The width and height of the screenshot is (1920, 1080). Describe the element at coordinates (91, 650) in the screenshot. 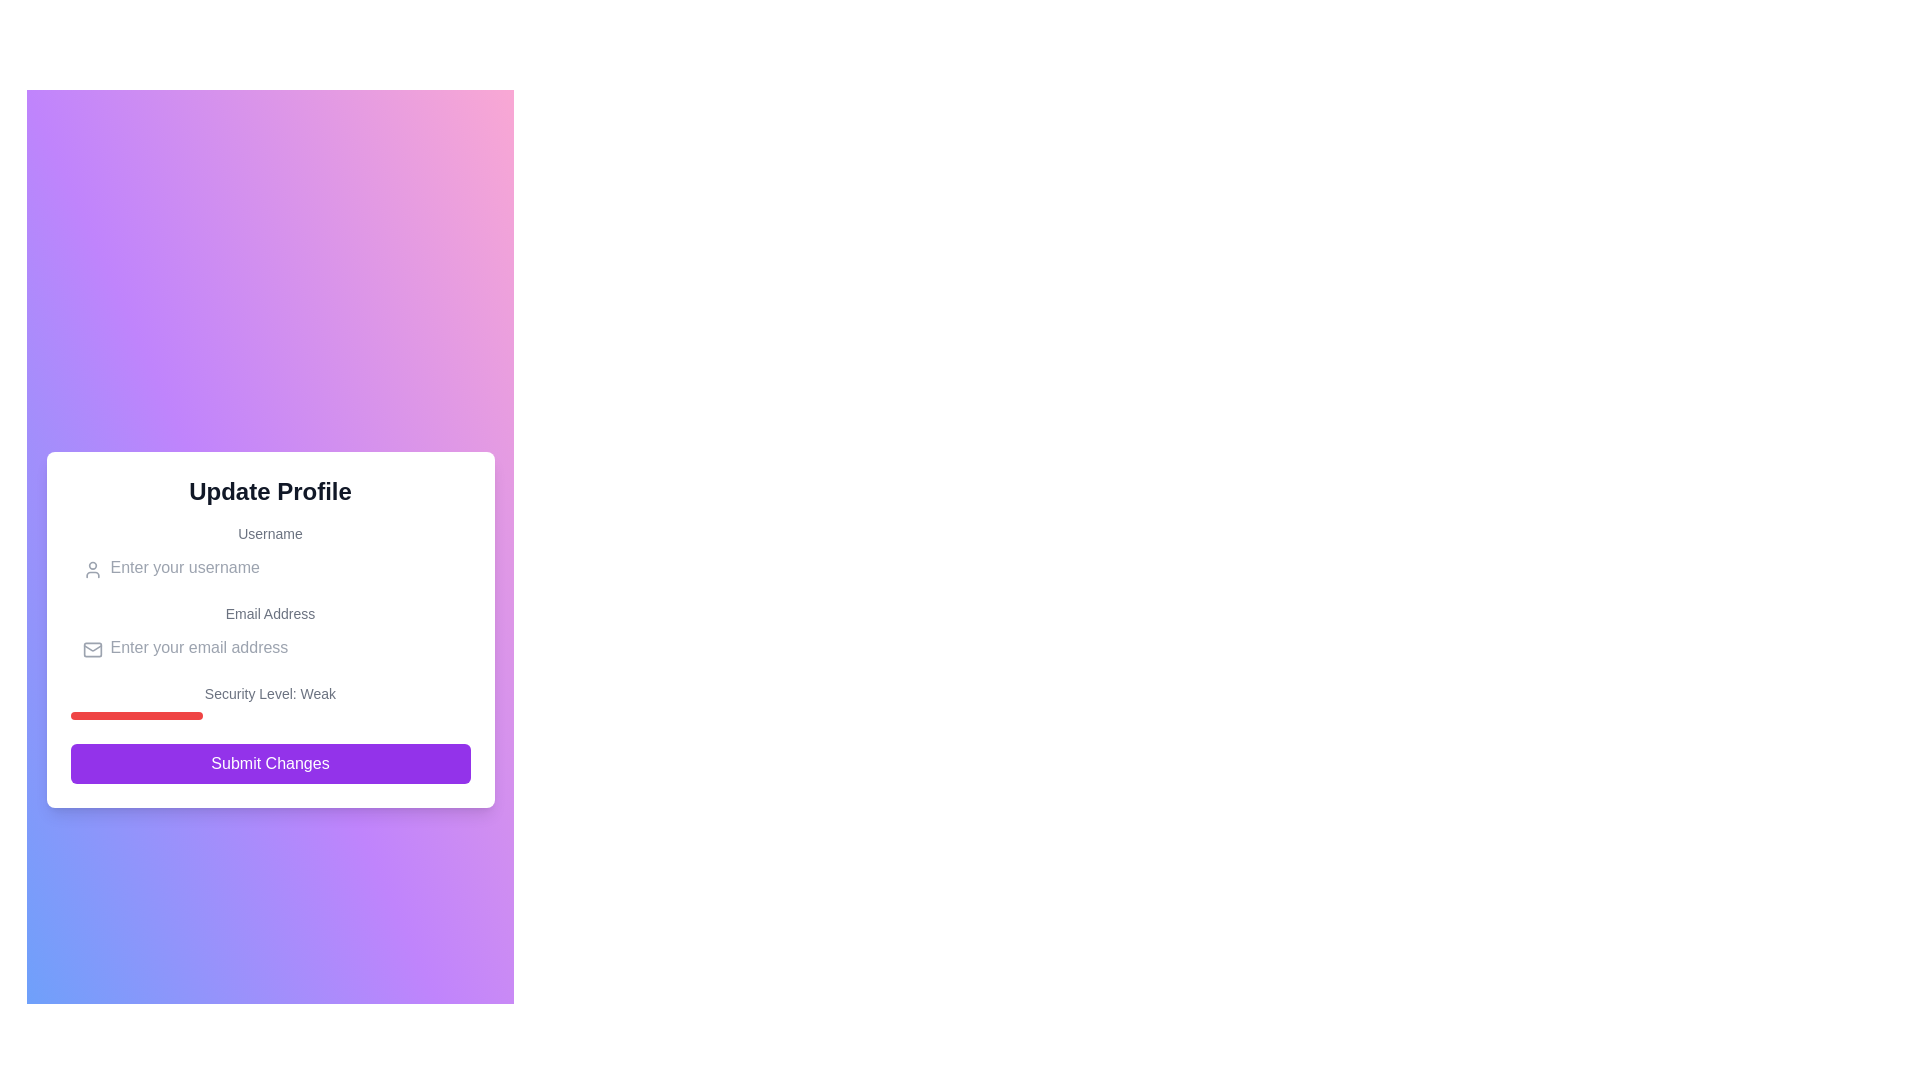

I see `the email icon resembling an envelope shape, located to the left of the 'Enter your email address' input field in the 'Update Profile' form` at that location.